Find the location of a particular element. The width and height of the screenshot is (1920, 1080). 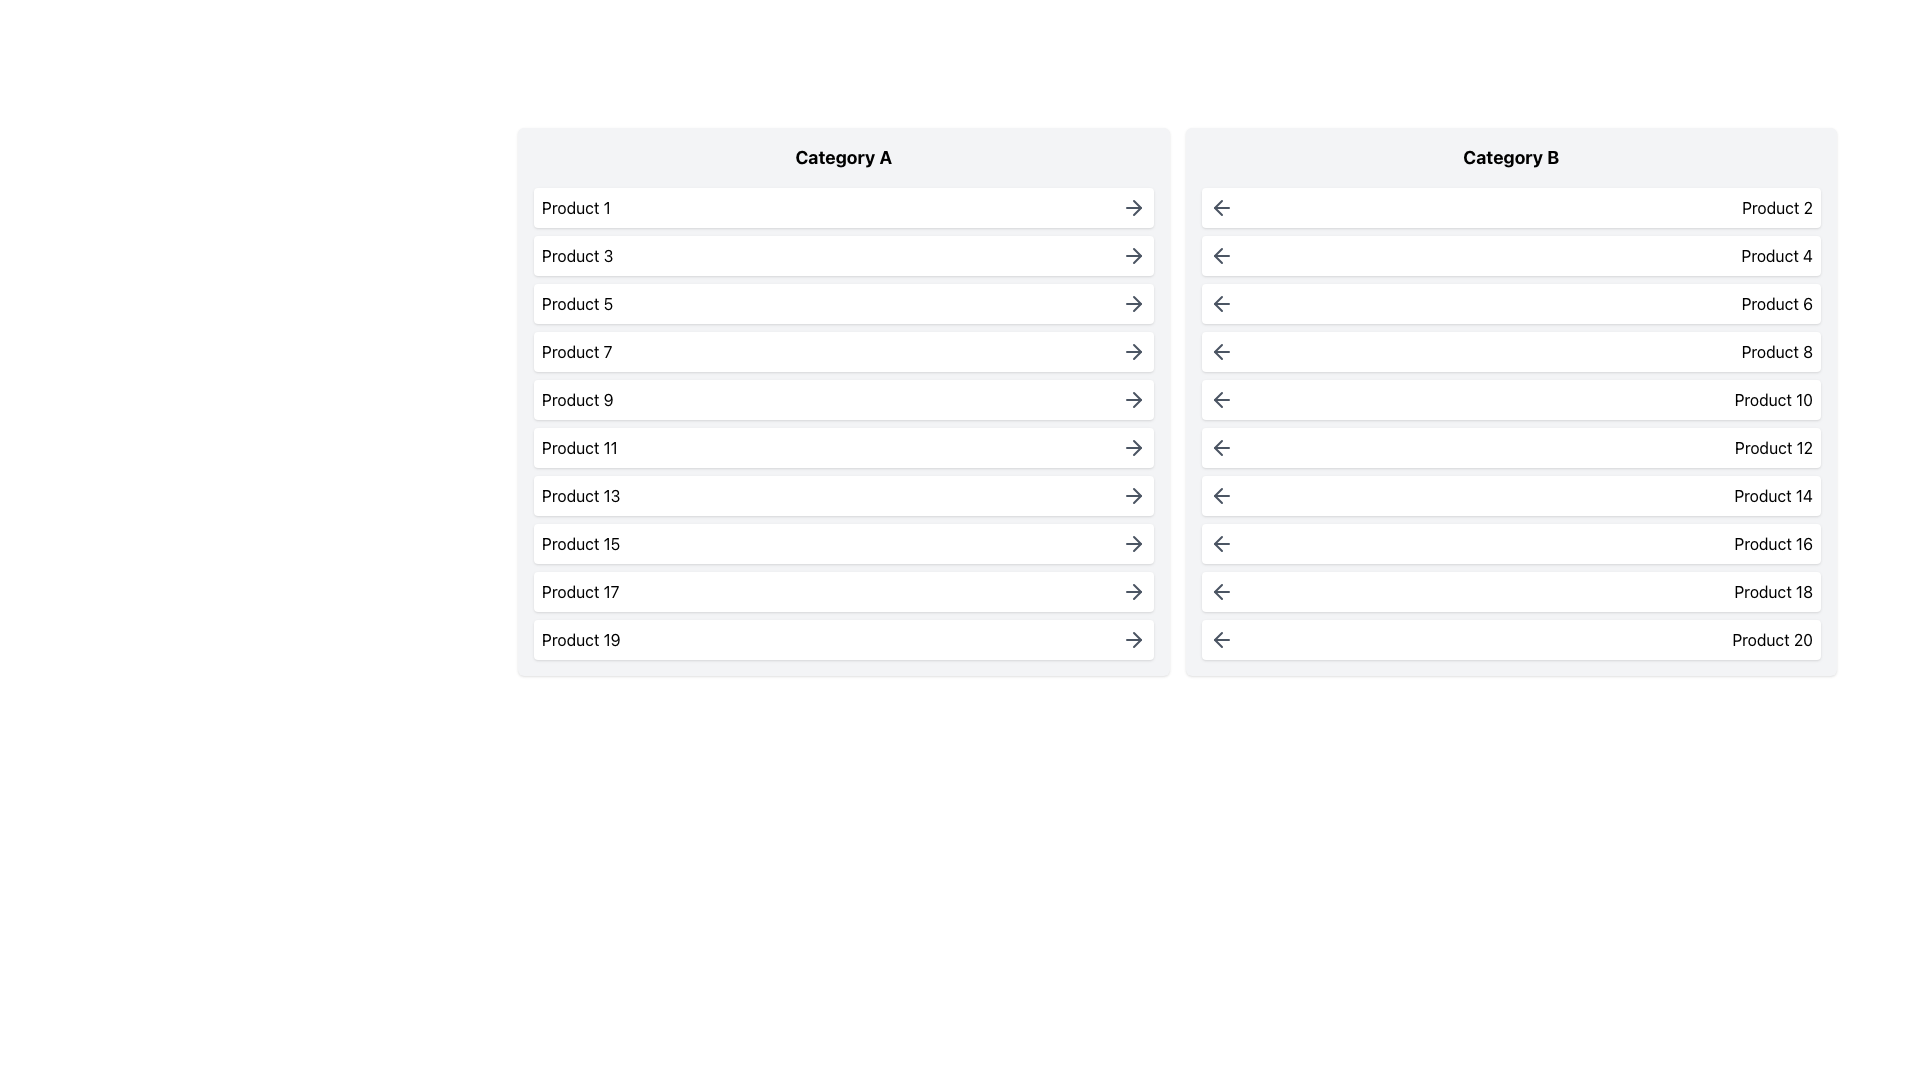

the text label displaying 'Product 5' in black font on a white background, located within the list under 'Category A', third from the top is located at coordinates (576, 304).